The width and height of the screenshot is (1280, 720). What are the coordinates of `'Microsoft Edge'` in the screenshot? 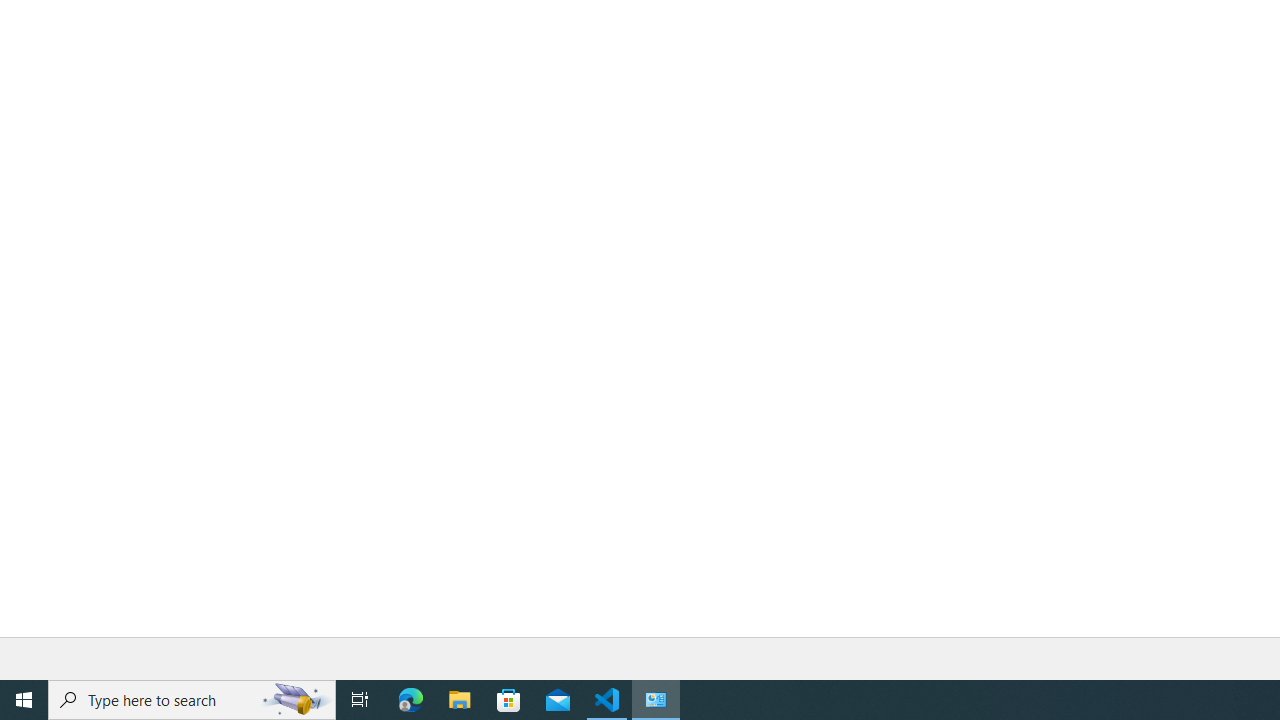 It's located at (410, 698).